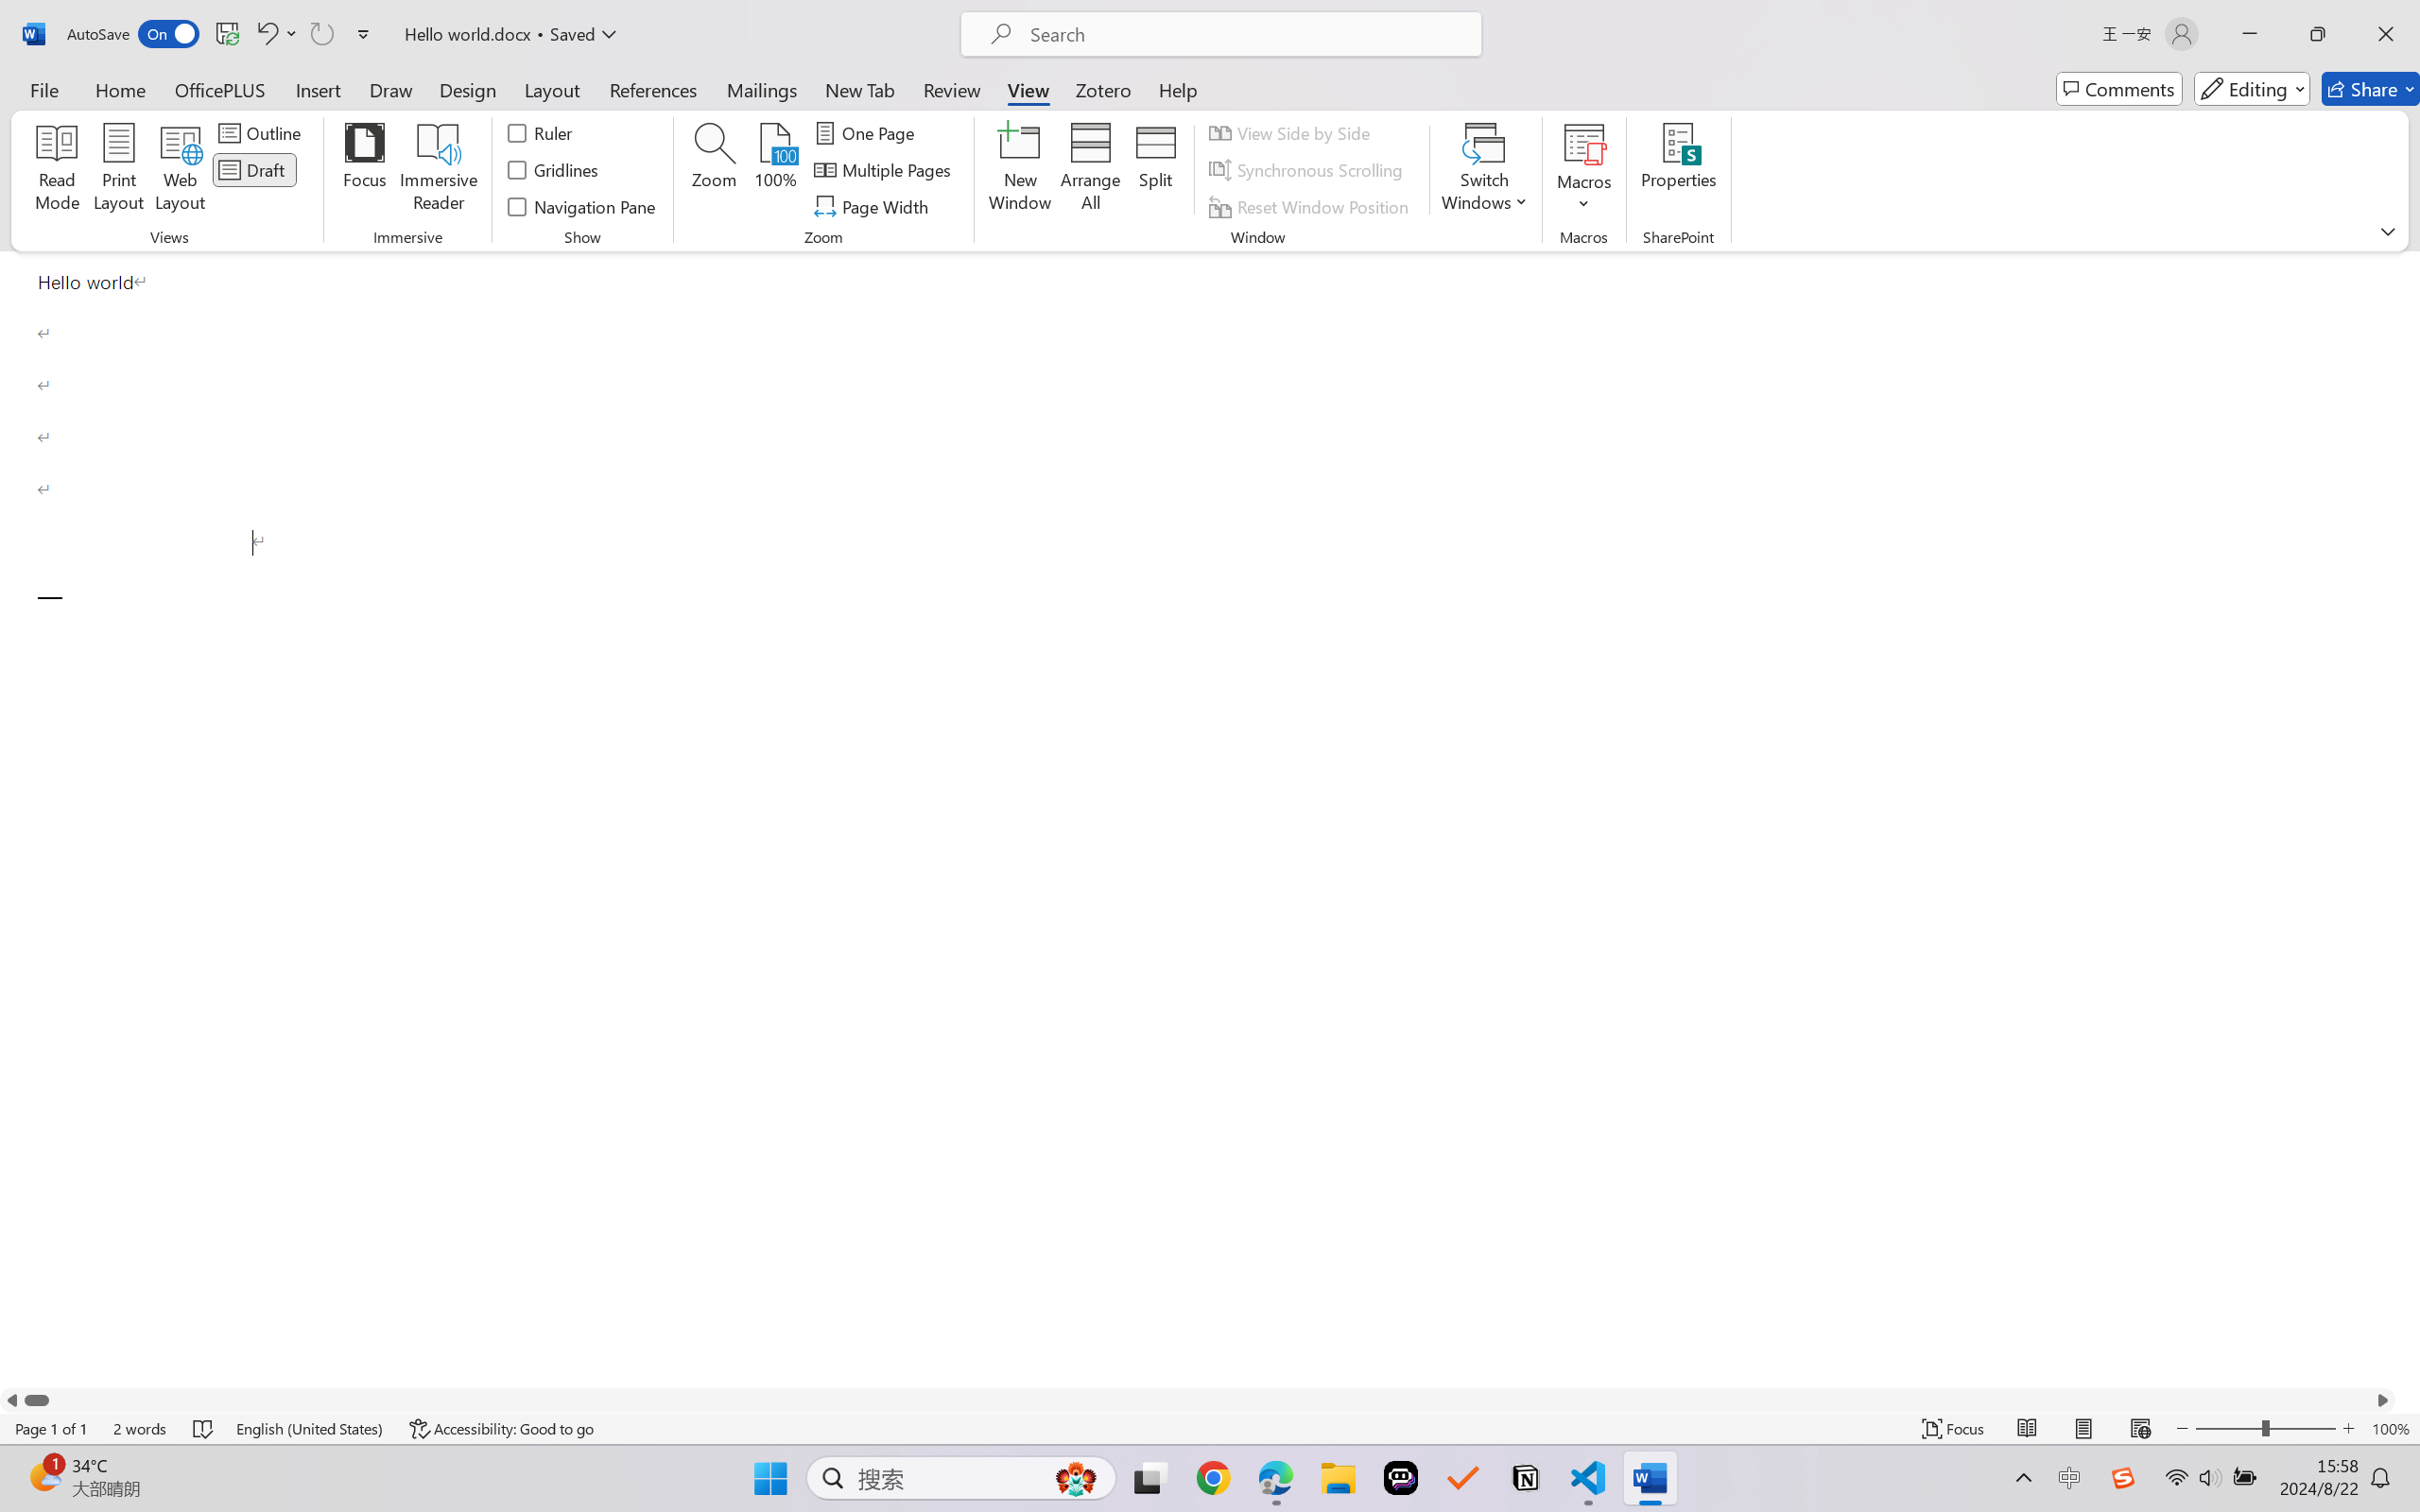  I want to click on 'Layout', so click(550, 88).